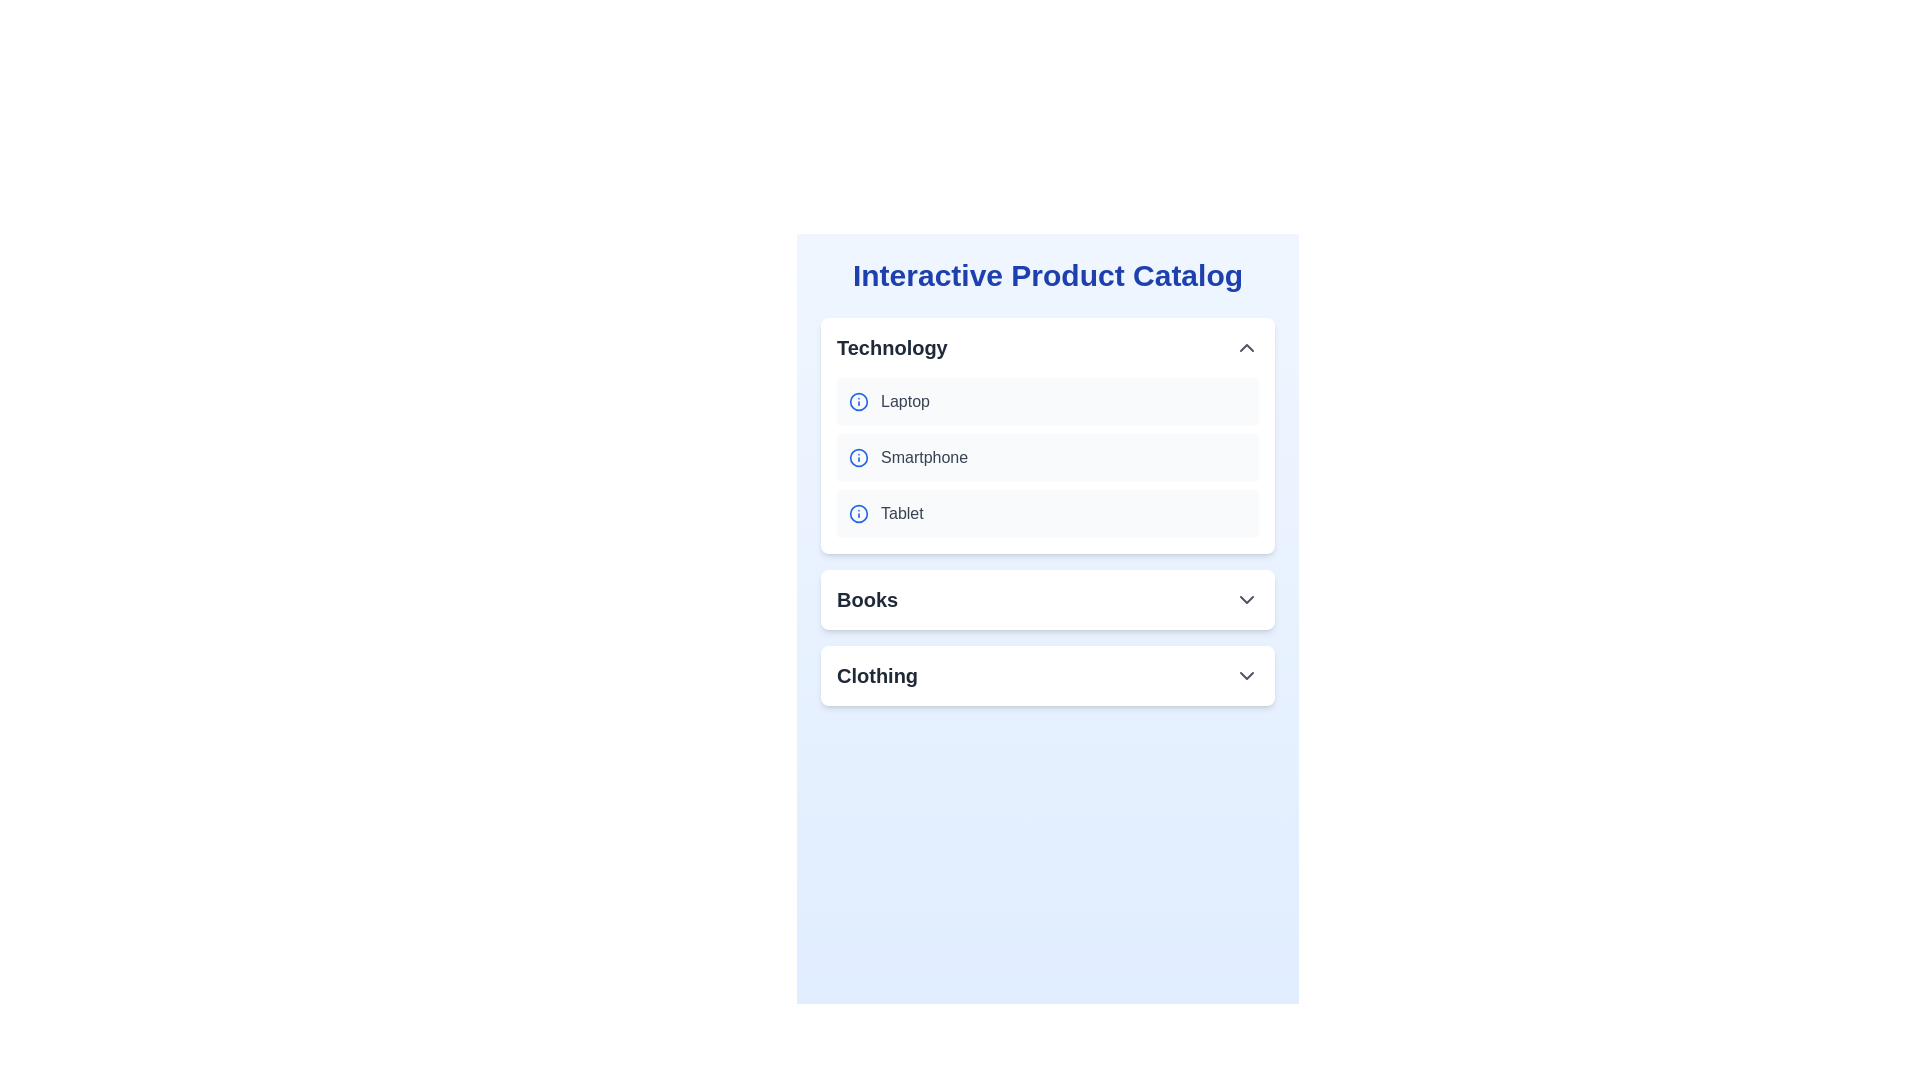  What do you see at coordinates (923, 458) in the screenshot?
I see `the 'Smartphone' label, which is the second item in the 'Technology' section, styled in a dark color on a light-gray background` at bounding box center [923, 458].